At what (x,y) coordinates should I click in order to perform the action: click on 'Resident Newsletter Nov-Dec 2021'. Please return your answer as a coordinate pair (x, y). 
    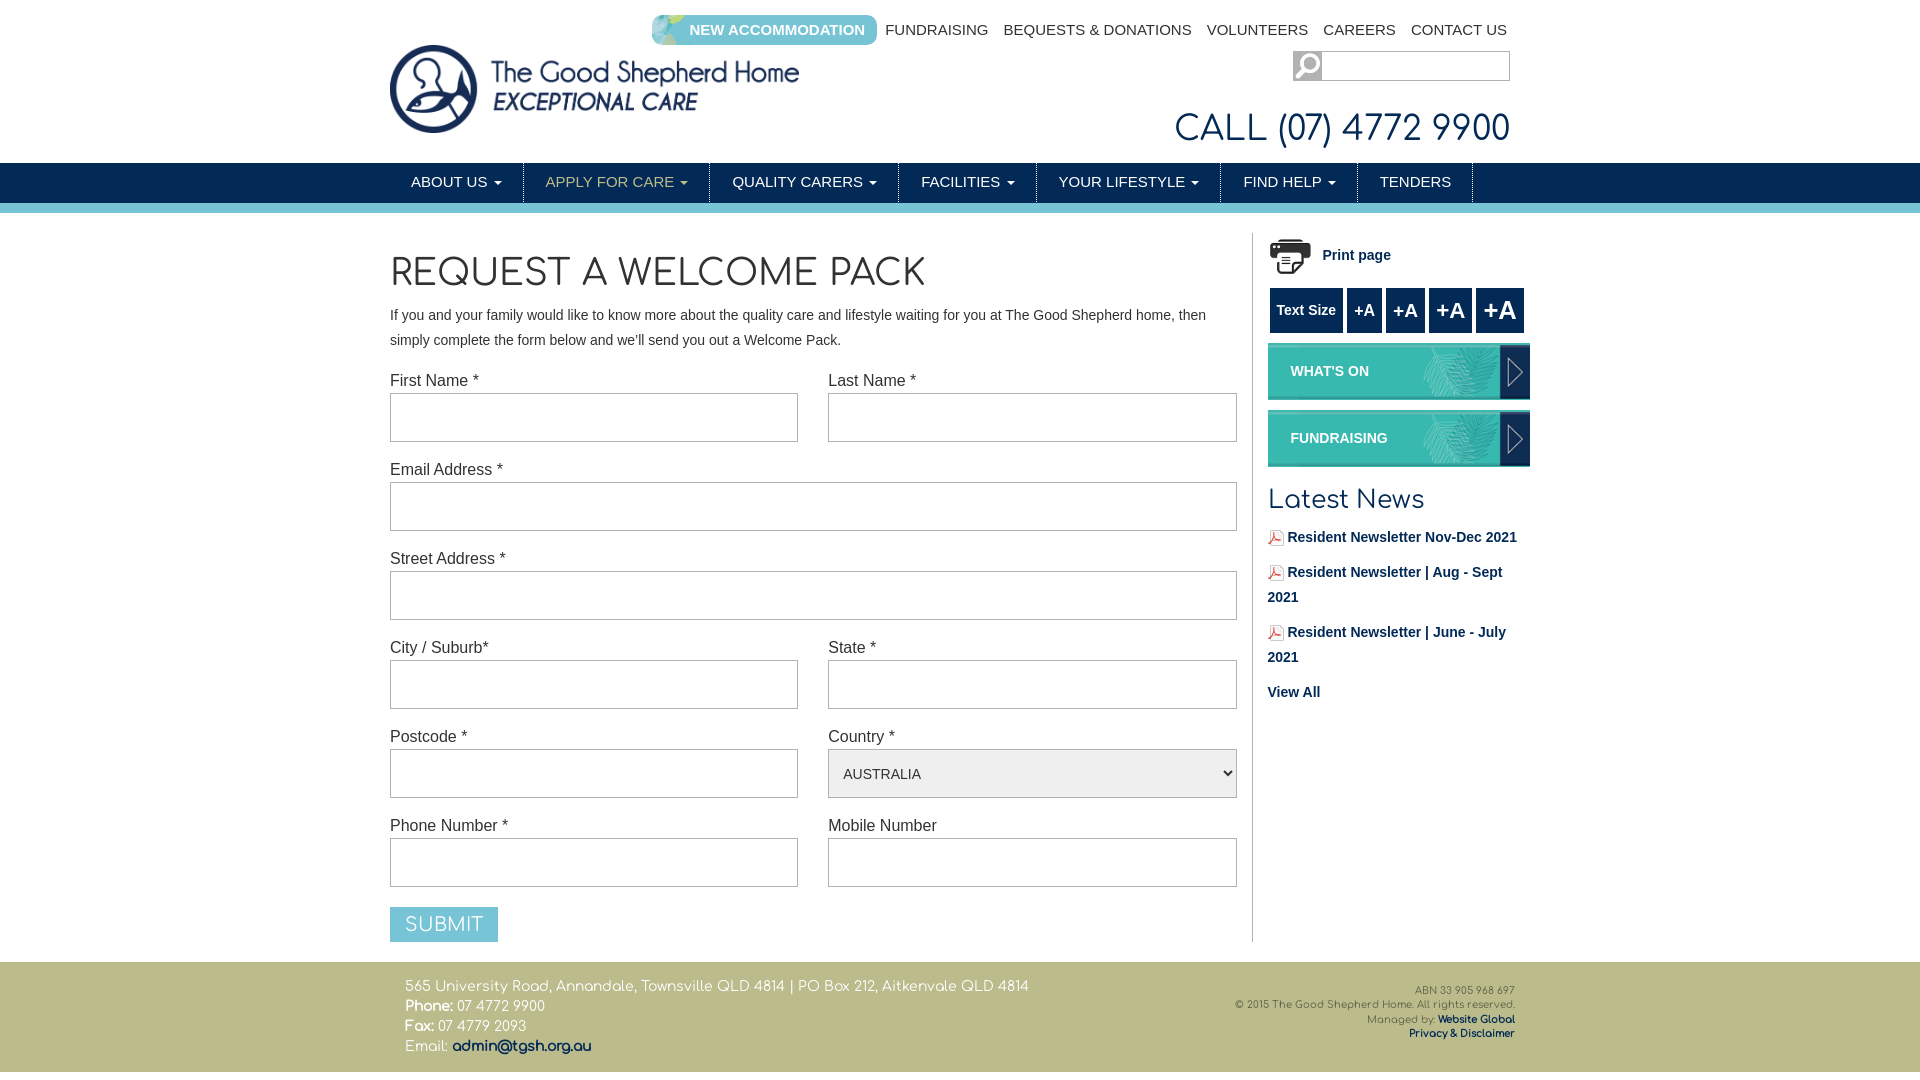
    Looking at the image, I should click on (1400, 535).